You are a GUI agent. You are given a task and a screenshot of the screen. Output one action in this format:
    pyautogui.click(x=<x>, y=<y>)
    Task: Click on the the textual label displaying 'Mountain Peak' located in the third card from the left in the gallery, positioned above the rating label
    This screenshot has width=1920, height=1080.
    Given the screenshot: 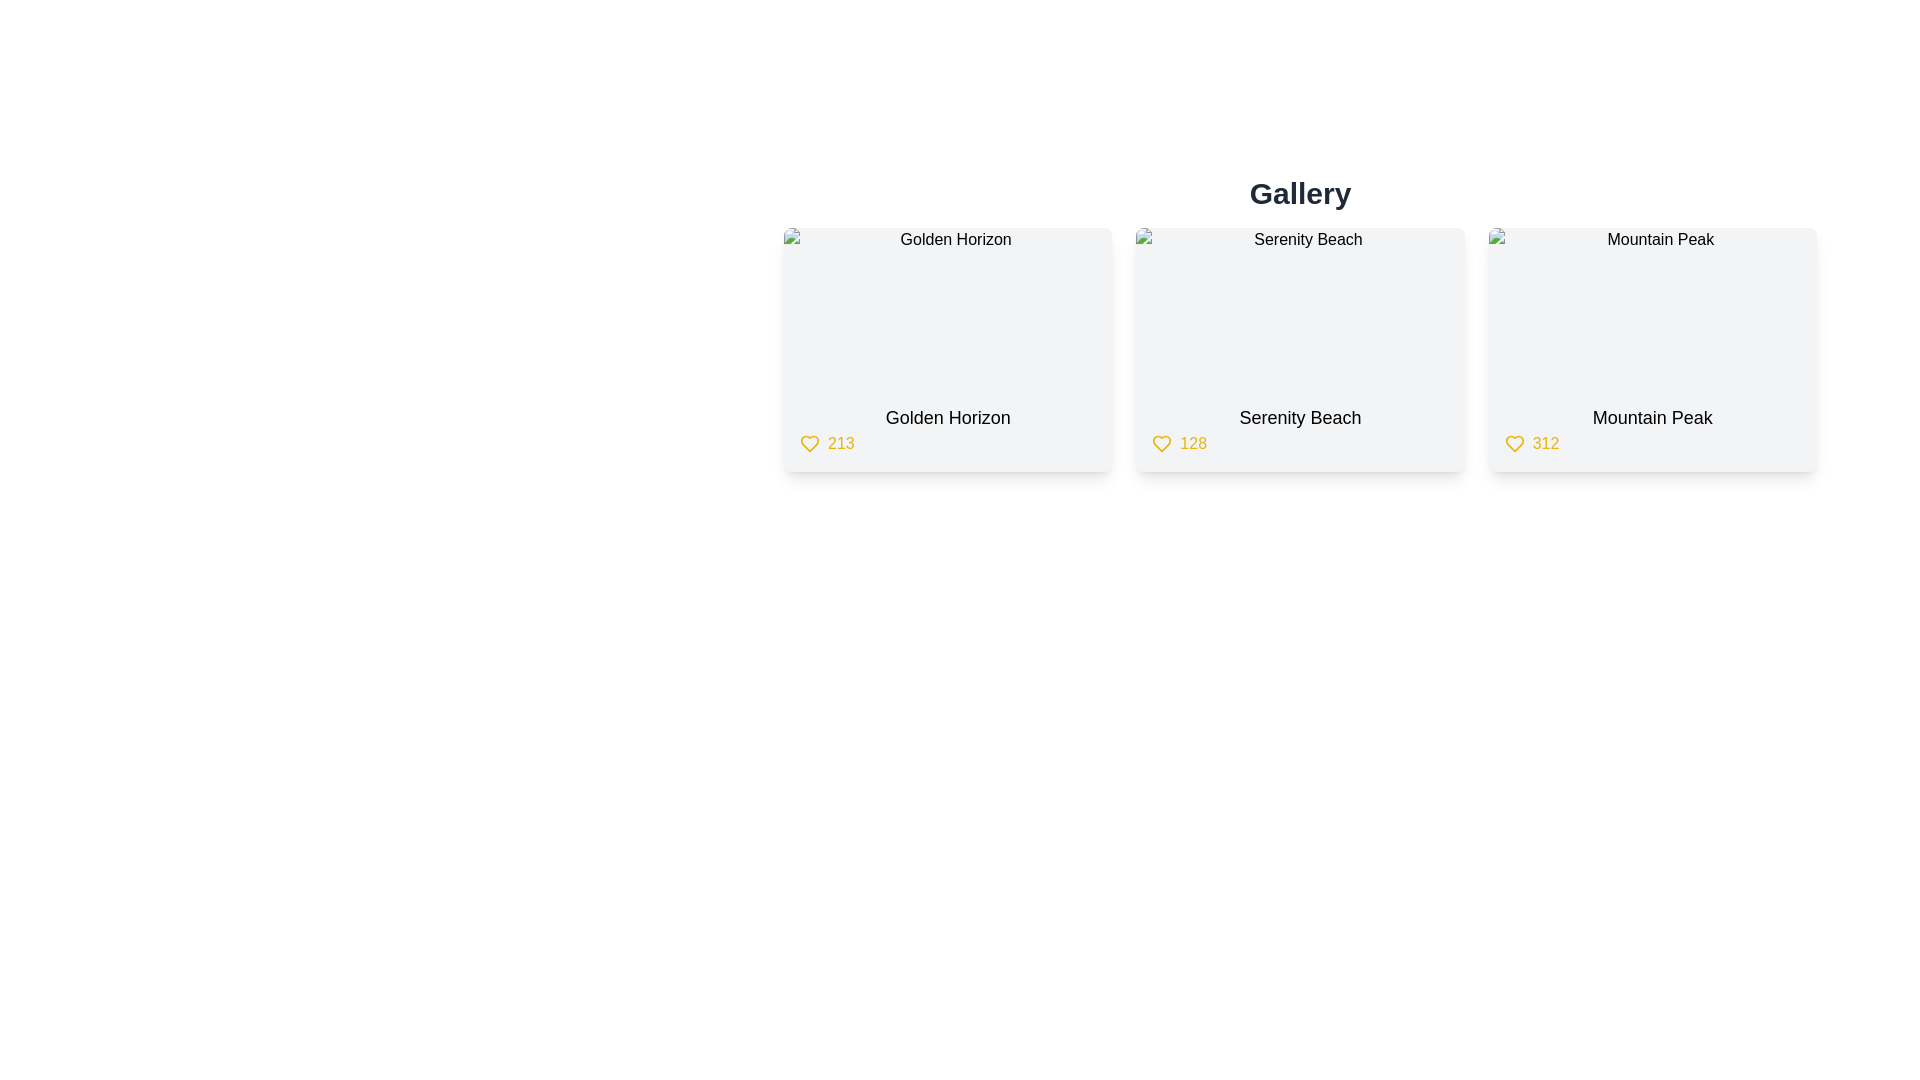 What is the action you would take?
    pyautogui.click(x=1652, y=416)
    